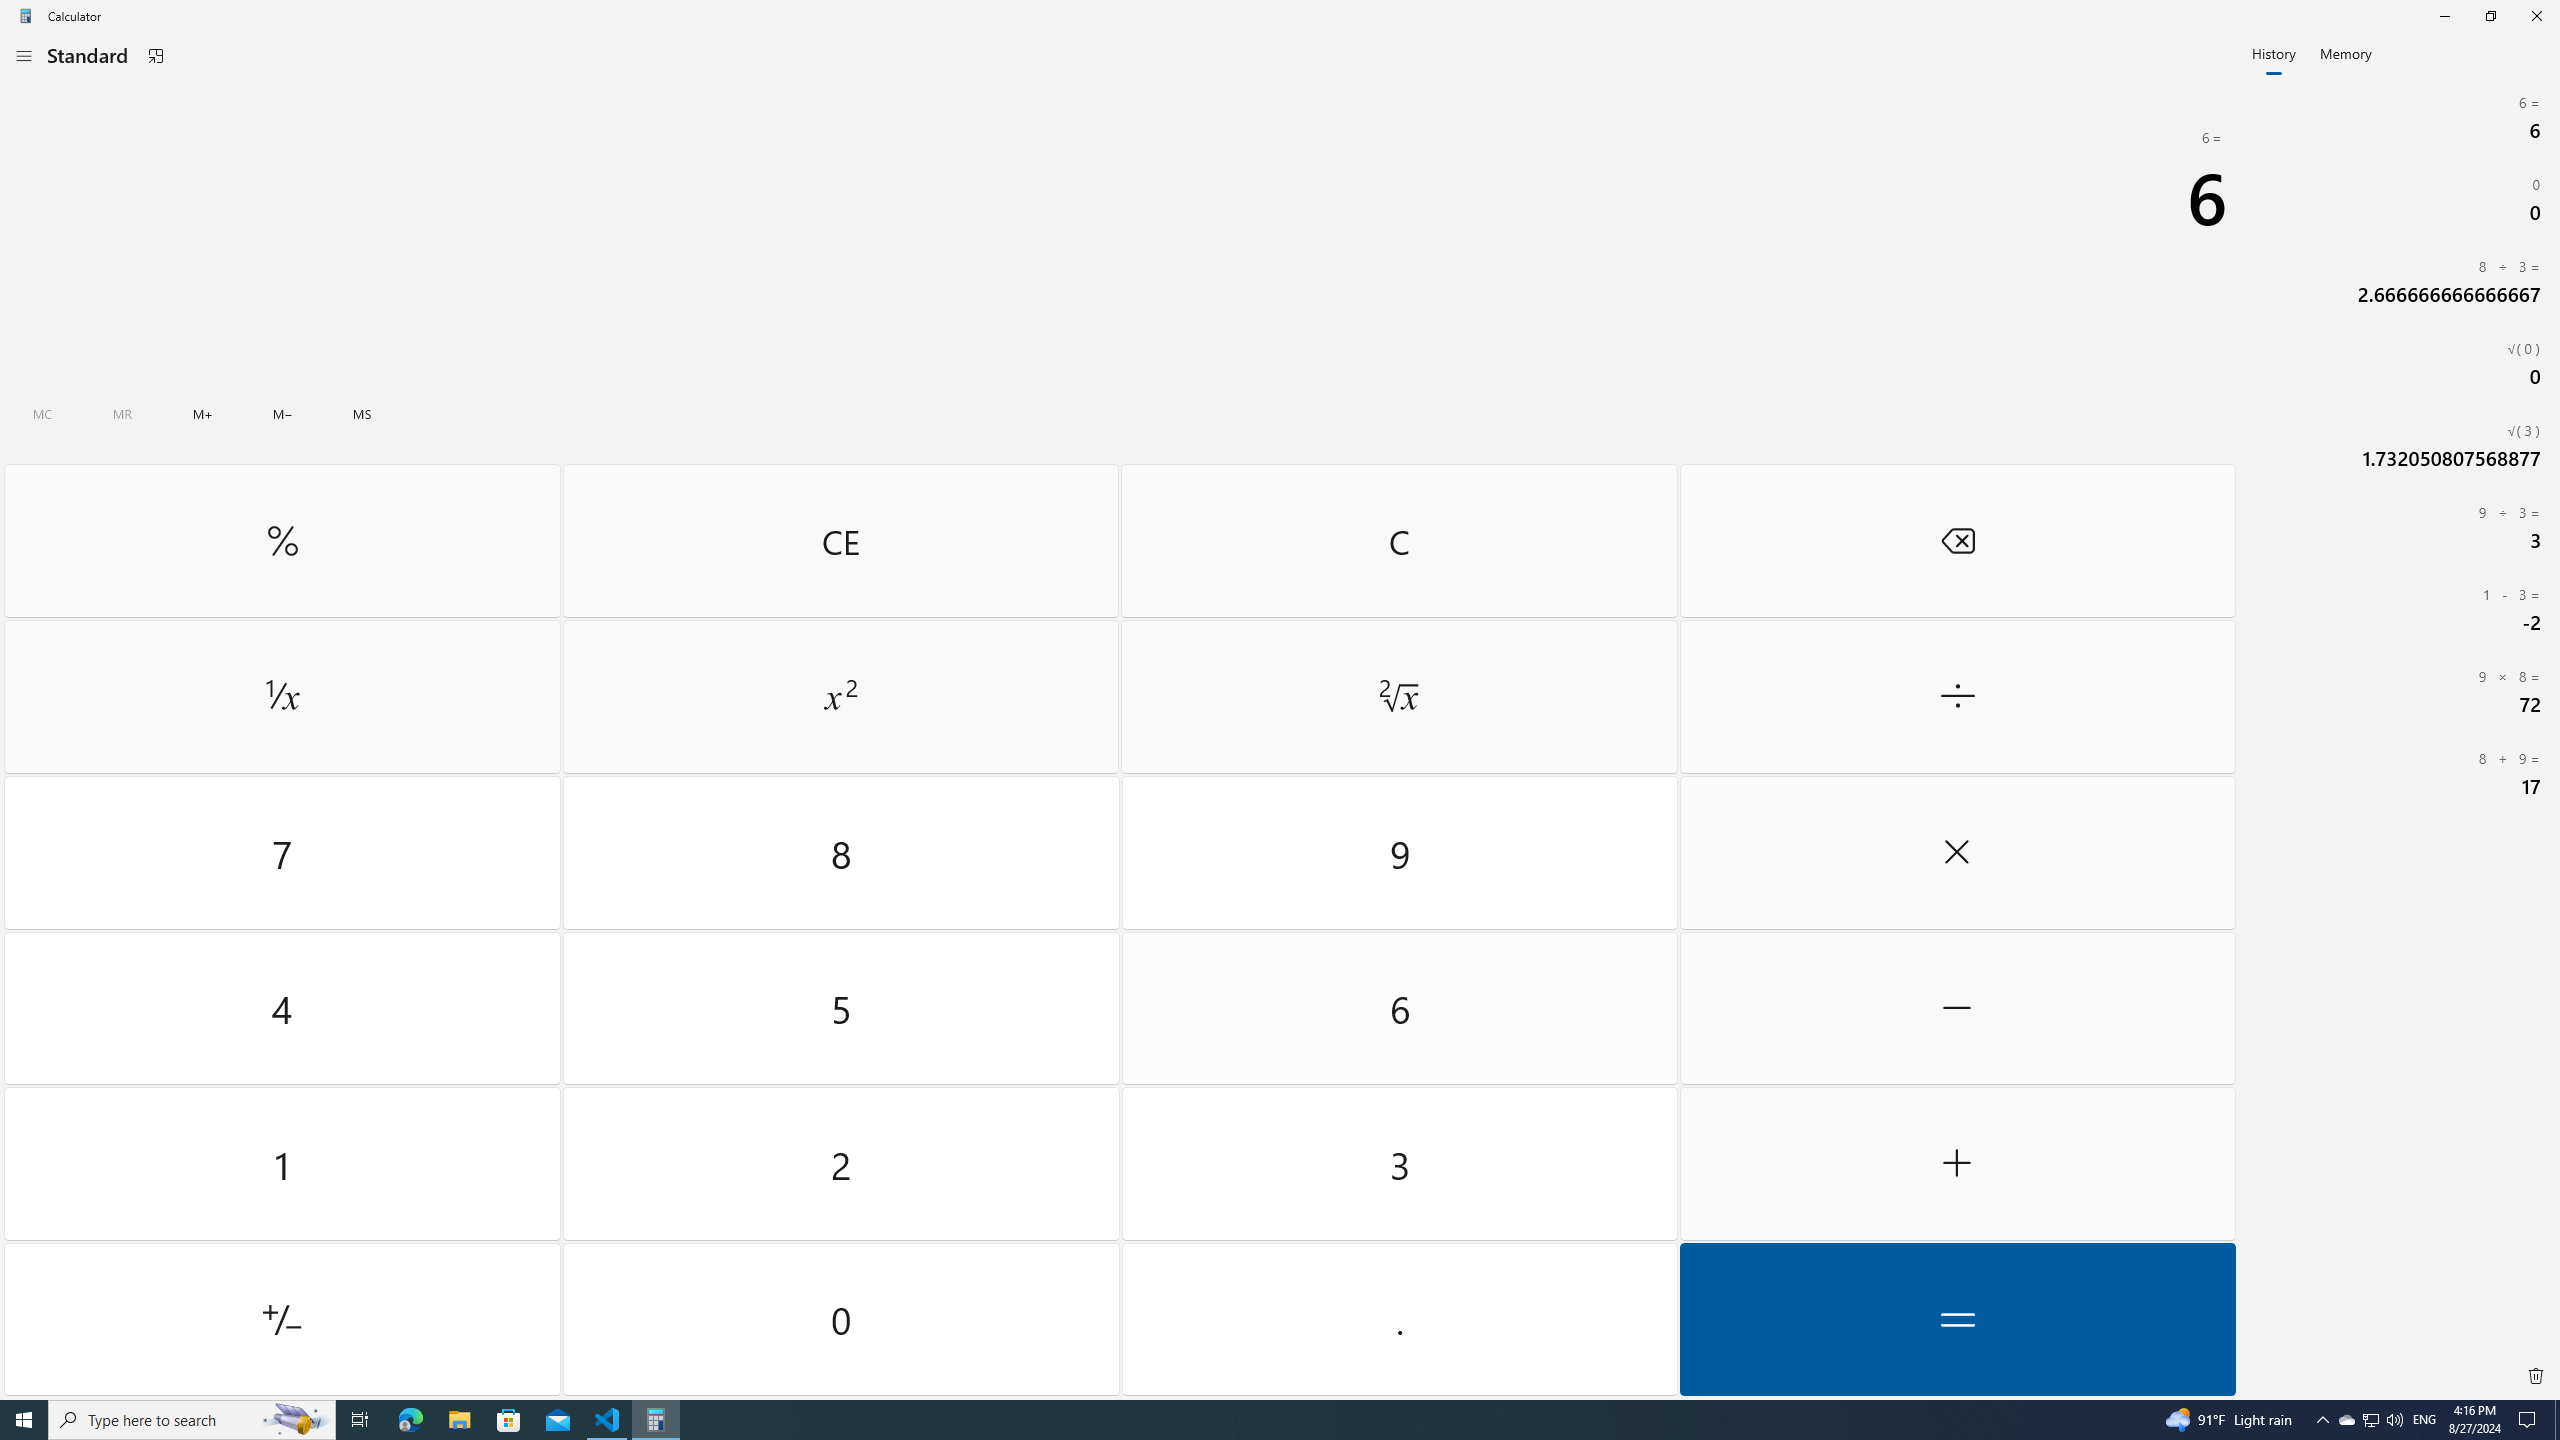  Describe the element at coordinates (2400, 773) in the screenshot. I see `'8 + 9= 17'` at that location.